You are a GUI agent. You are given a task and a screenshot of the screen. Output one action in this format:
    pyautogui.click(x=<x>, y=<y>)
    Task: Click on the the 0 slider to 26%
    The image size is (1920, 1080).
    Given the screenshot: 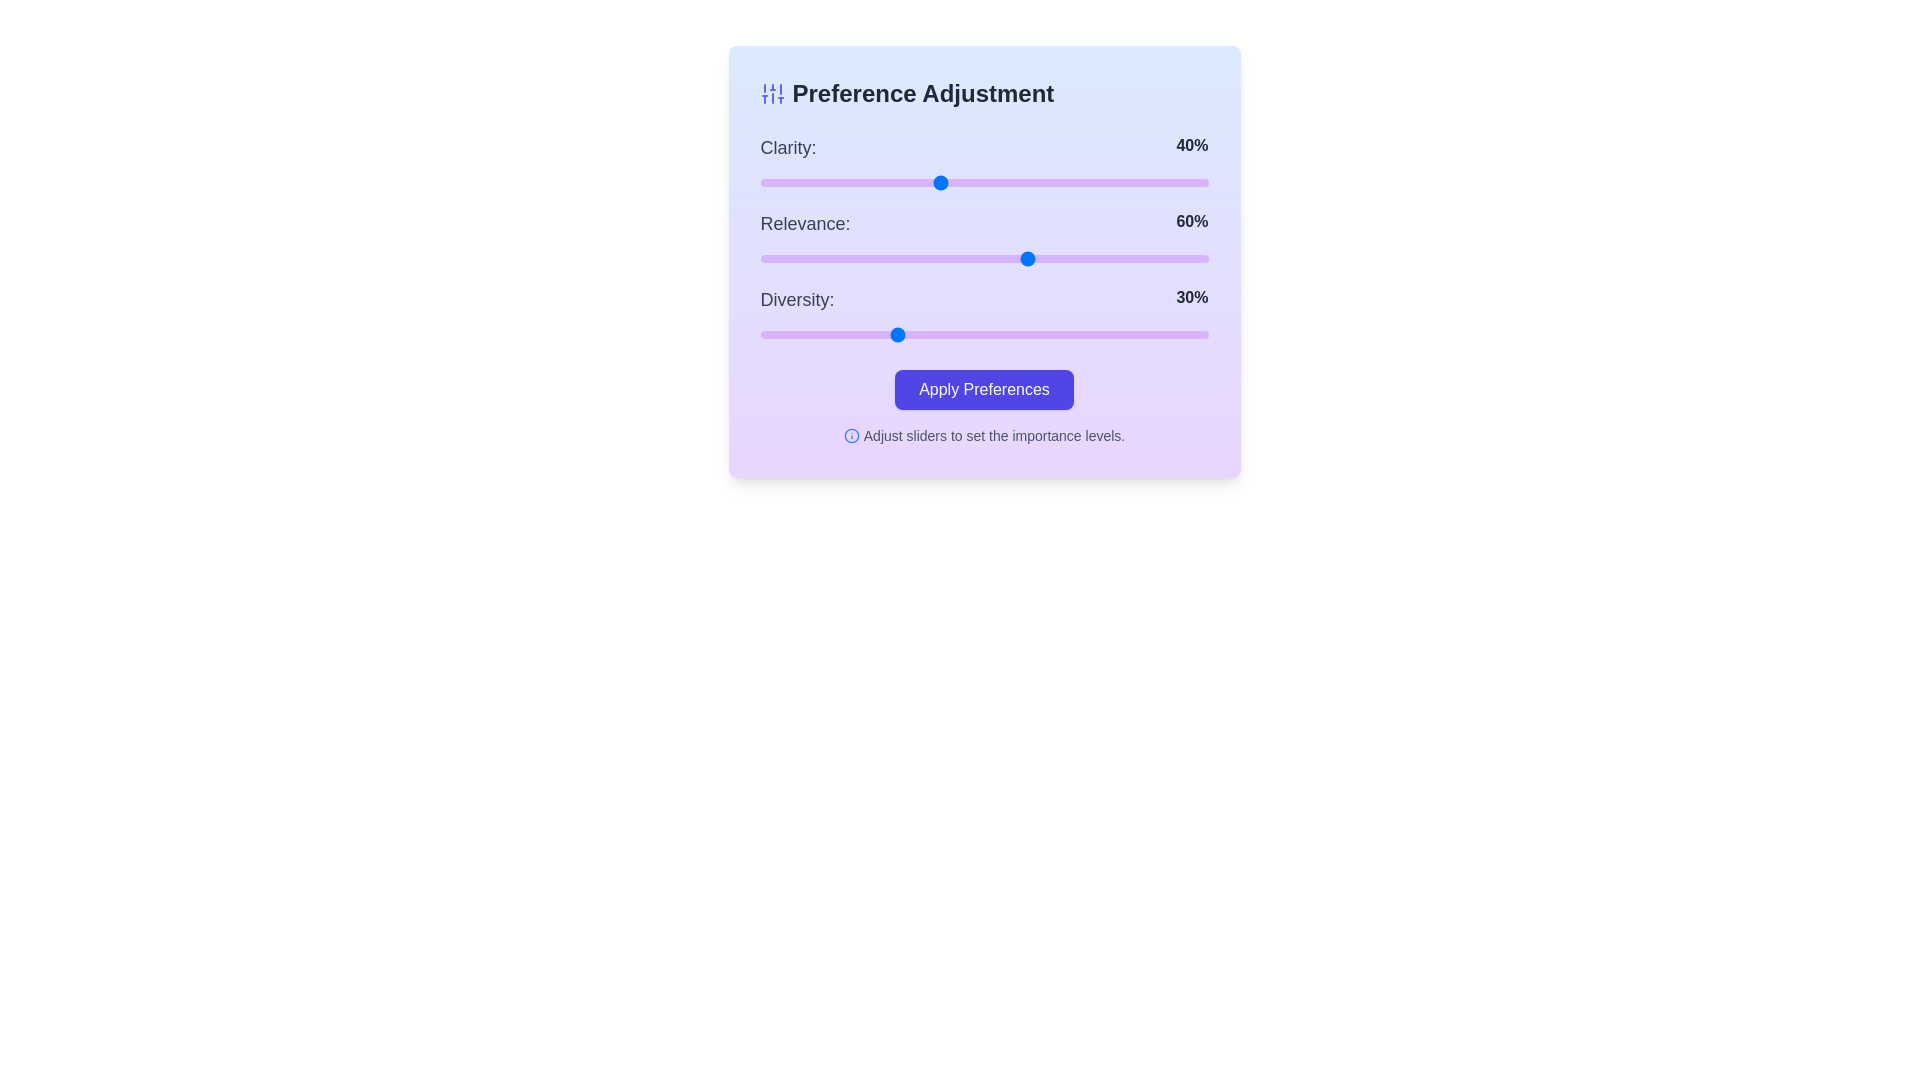 What is the action you would take?
    pyautogui.click(x=877, y=182)
    